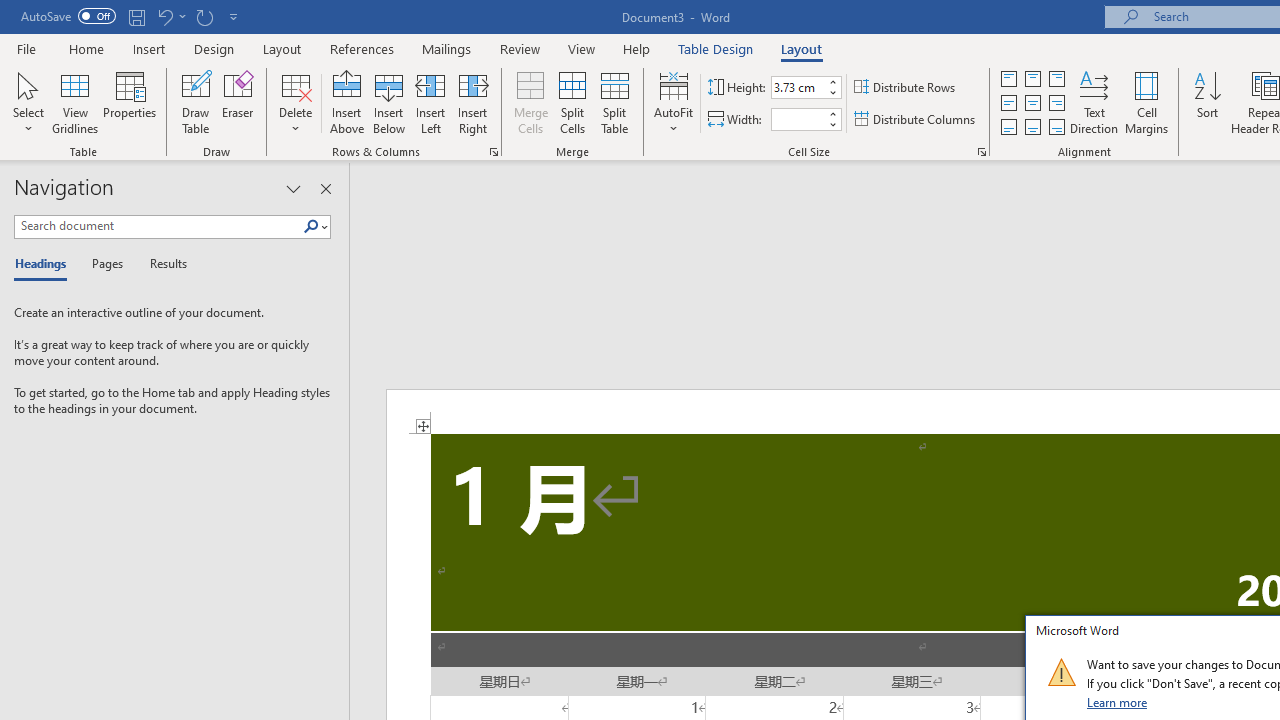 Image resolution: width=1280 pixels, height=720 pixels. Describe the element at coordinates (170, 16) in the screenshot. I see `'Undo Increase Indent'` at that location.